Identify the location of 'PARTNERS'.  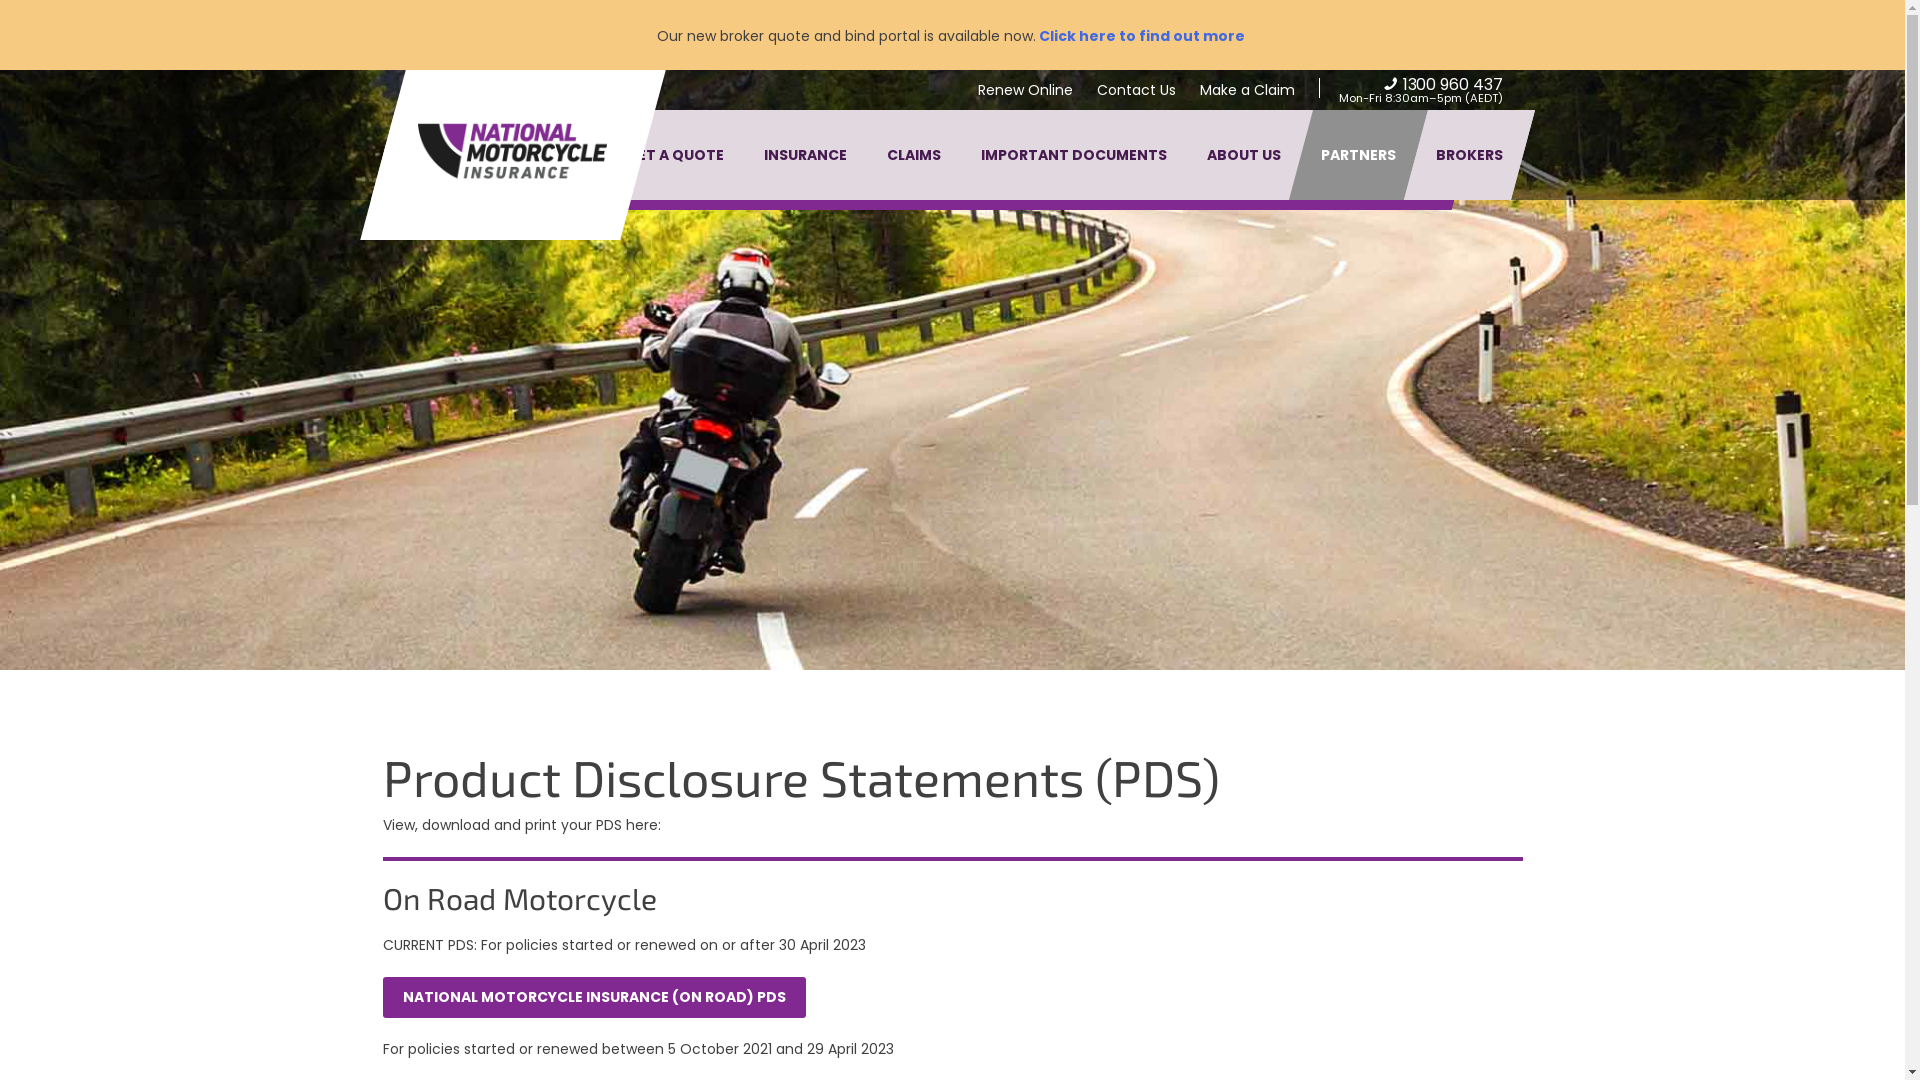
(1357, 153).